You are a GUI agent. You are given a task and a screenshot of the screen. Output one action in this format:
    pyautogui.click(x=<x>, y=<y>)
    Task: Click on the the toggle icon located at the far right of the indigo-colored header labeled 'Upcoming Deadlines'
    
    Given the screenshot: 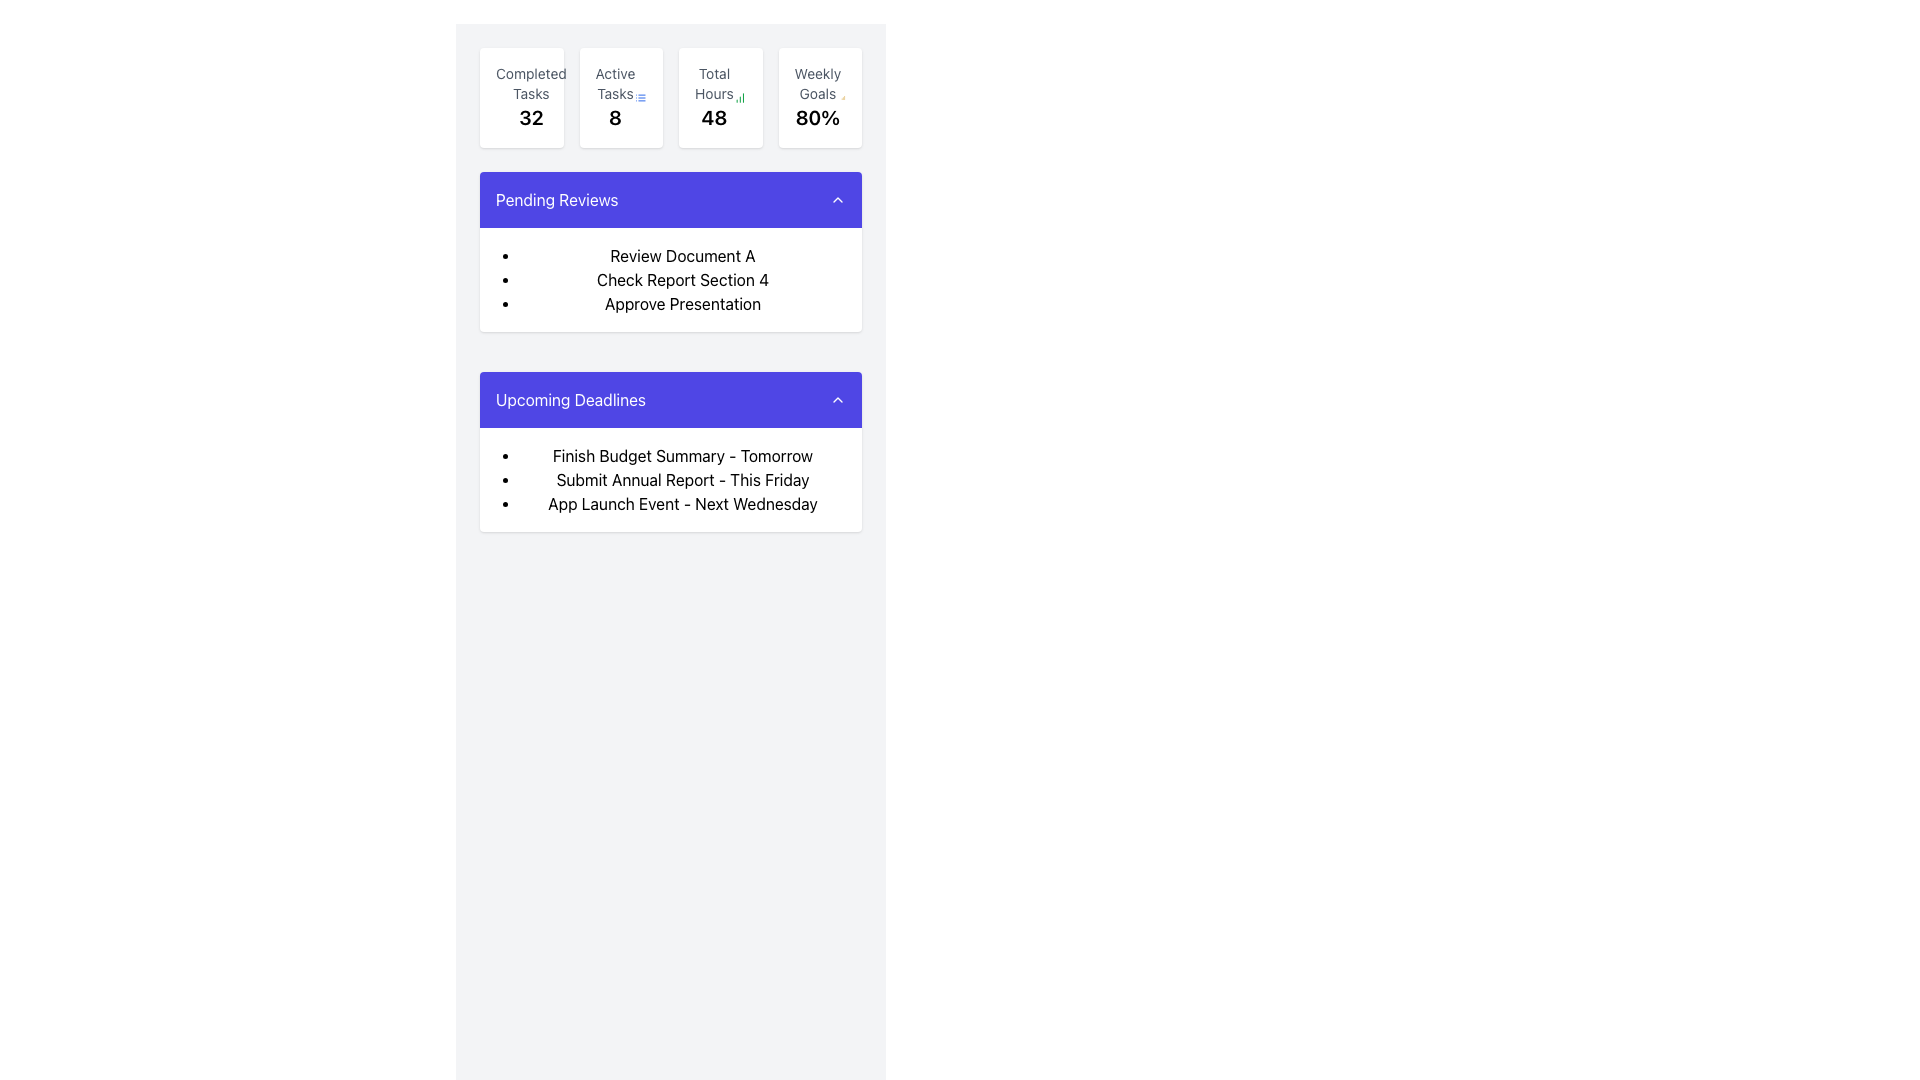 What is the action you would take?
    pyautogui.click(x=838, y=400)
    